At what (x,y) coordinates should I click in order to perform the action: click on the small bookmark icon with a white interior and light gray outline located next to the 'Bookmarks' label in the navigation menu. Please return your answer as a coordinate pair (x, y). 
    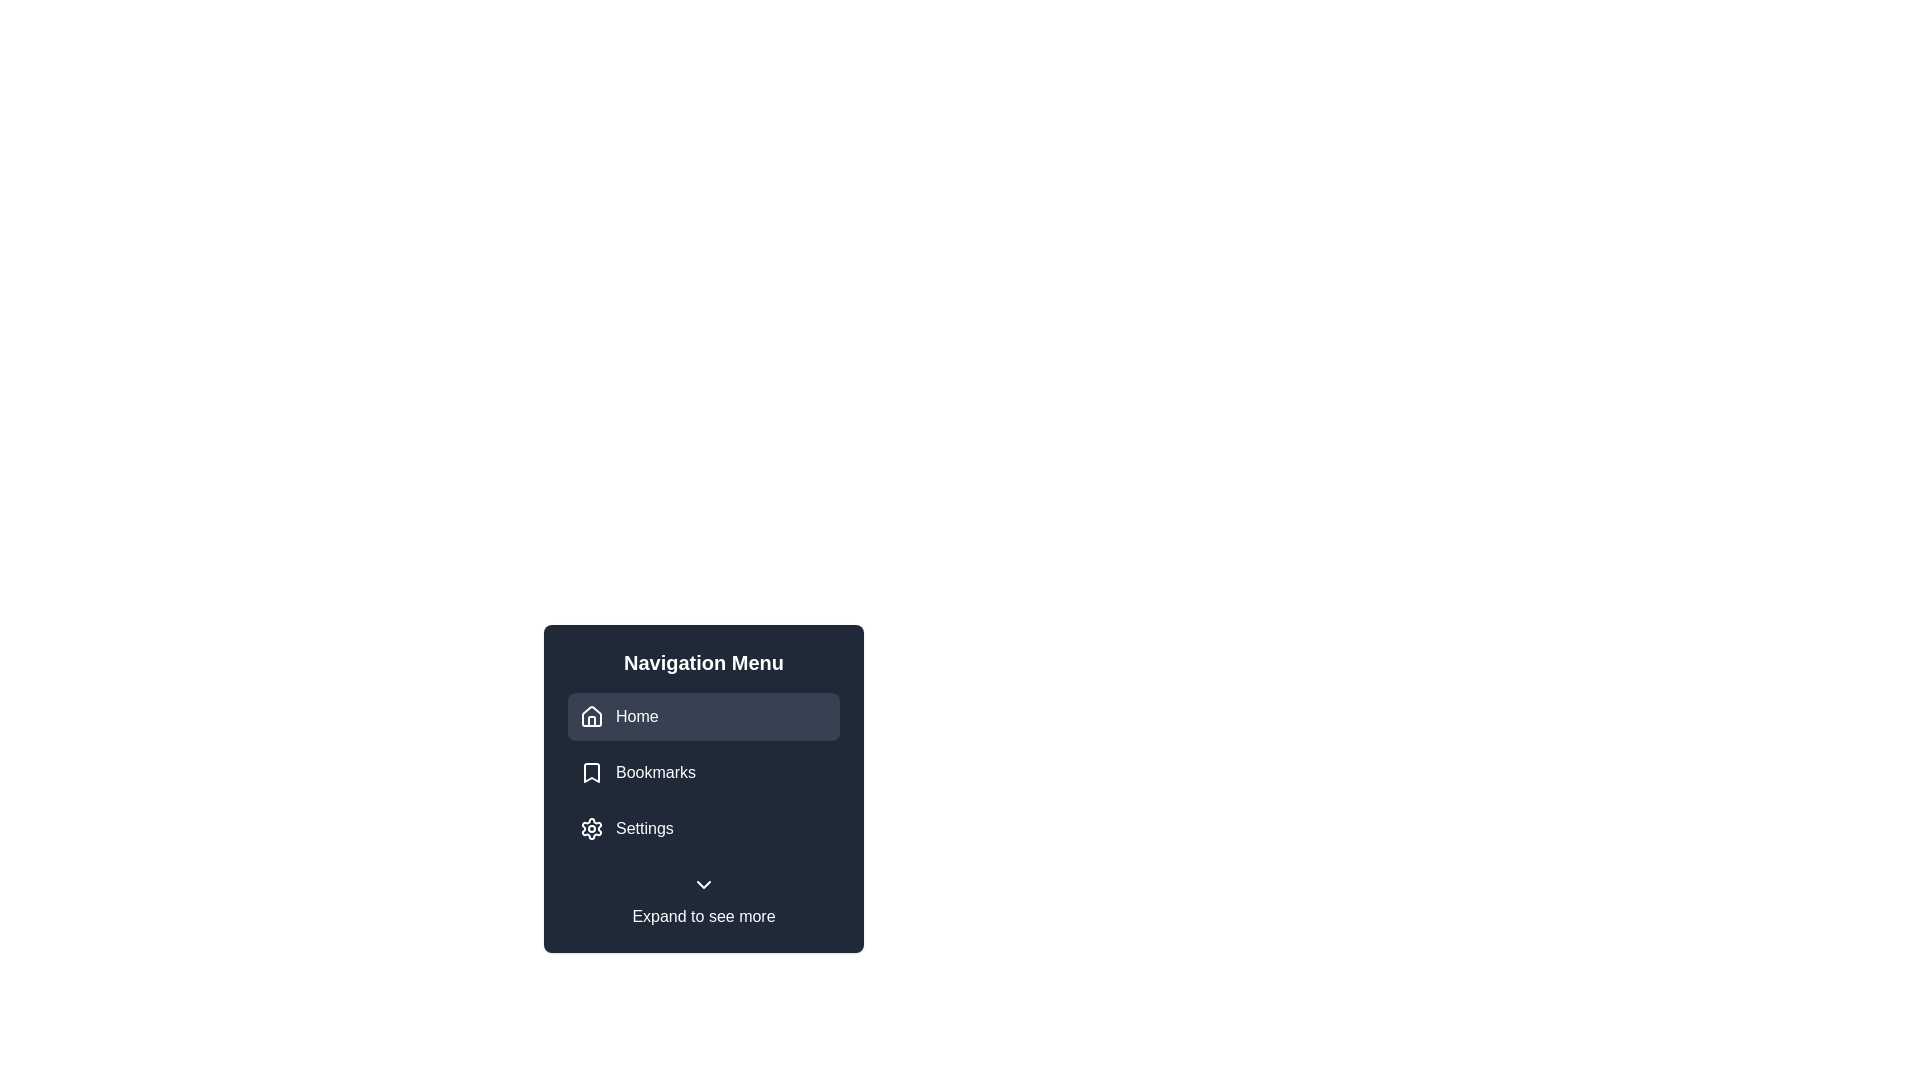
    Looking at the image, I should click on (590, 771).